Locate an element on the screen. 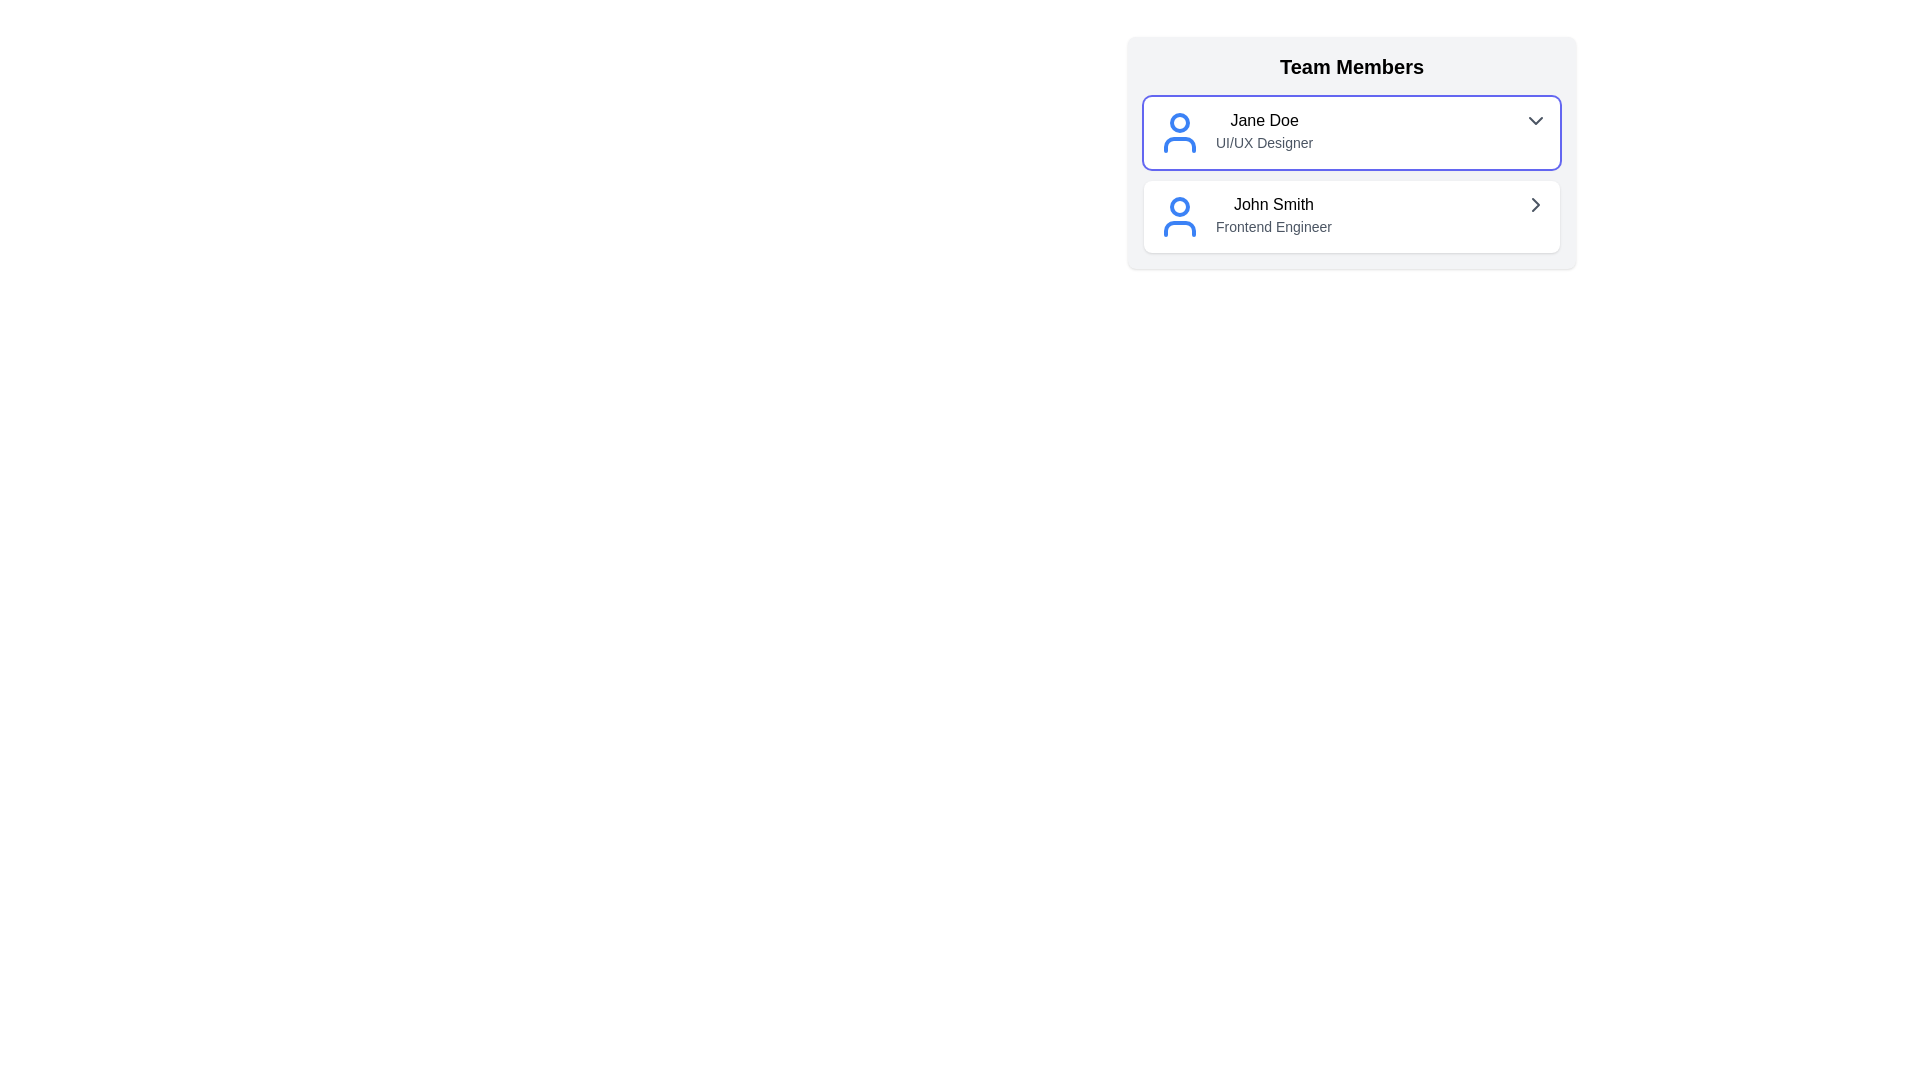 Image resolution: width=1920 pixels, height=1080 pixels. the second entry in the 'Team Members' list component that displays the name and role of a team member, positioned below 'Jane Doe' is located at coordinates (1272, 215).